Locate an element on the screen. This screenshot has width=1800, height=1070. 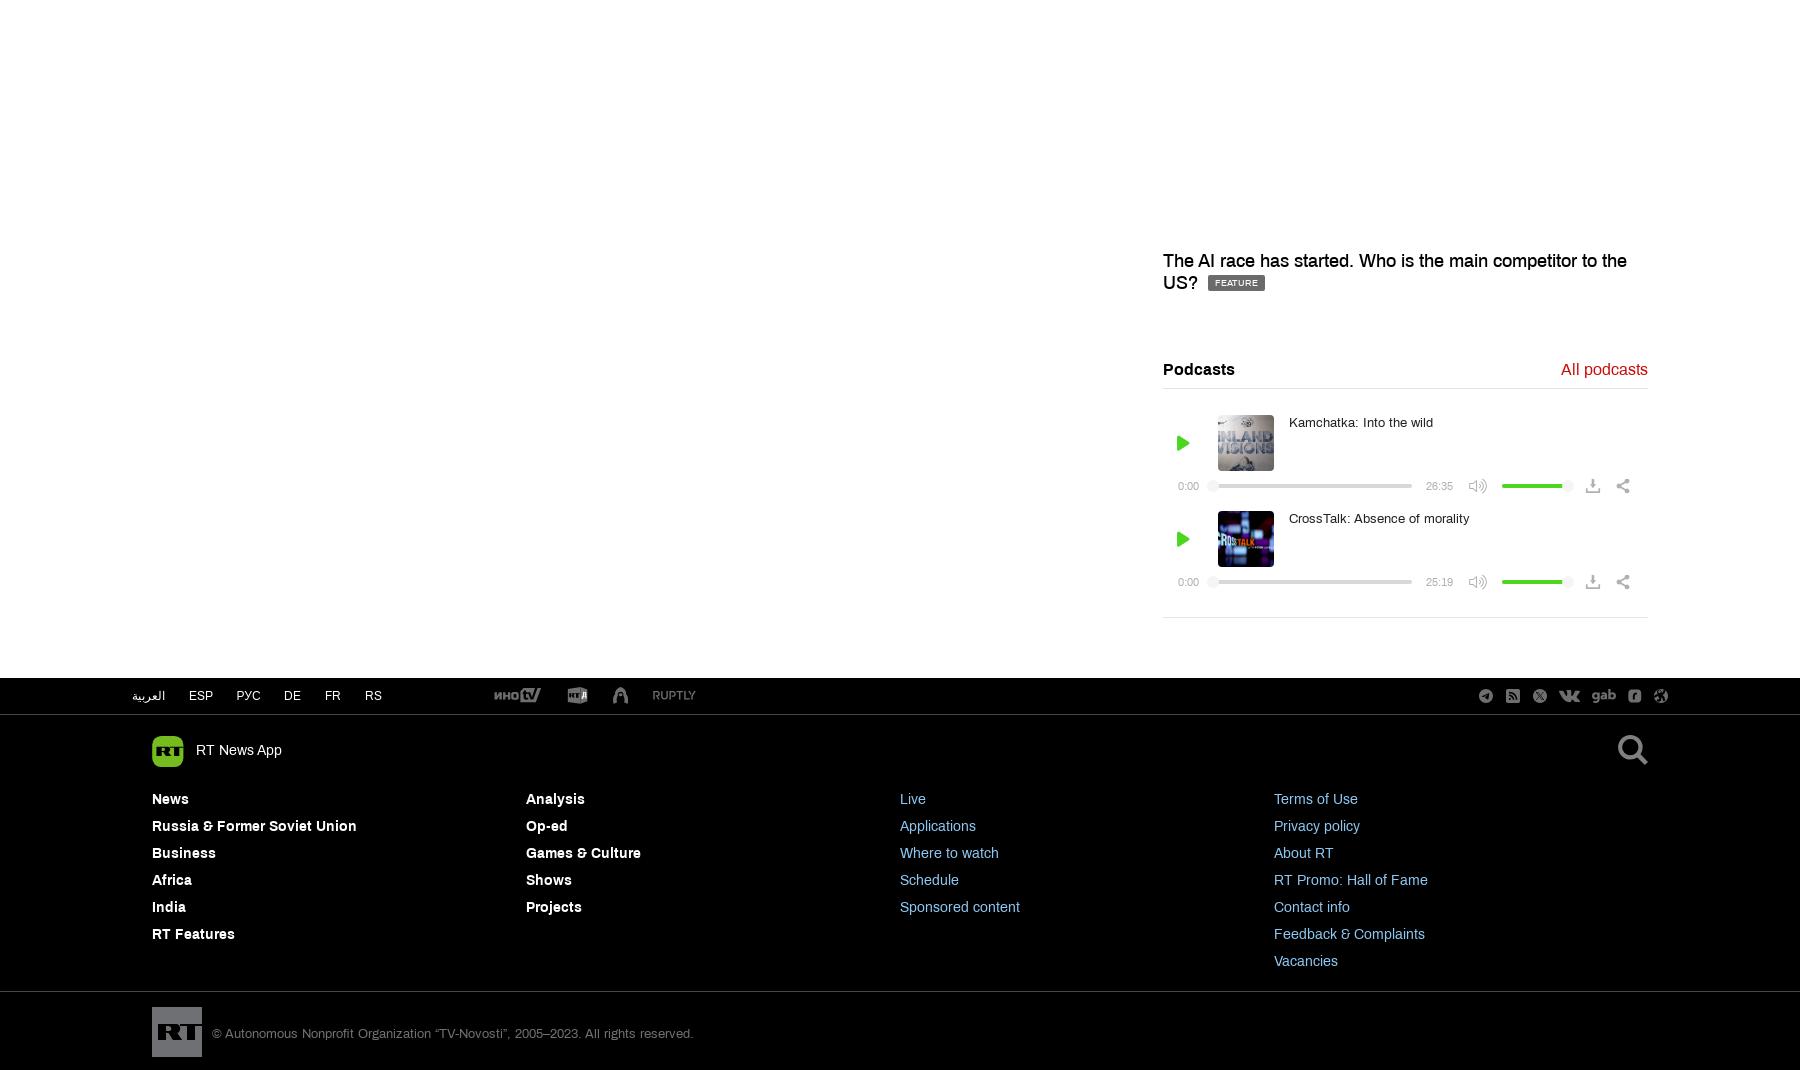
'Terms of Use' is located at coordinates (1315, 798).